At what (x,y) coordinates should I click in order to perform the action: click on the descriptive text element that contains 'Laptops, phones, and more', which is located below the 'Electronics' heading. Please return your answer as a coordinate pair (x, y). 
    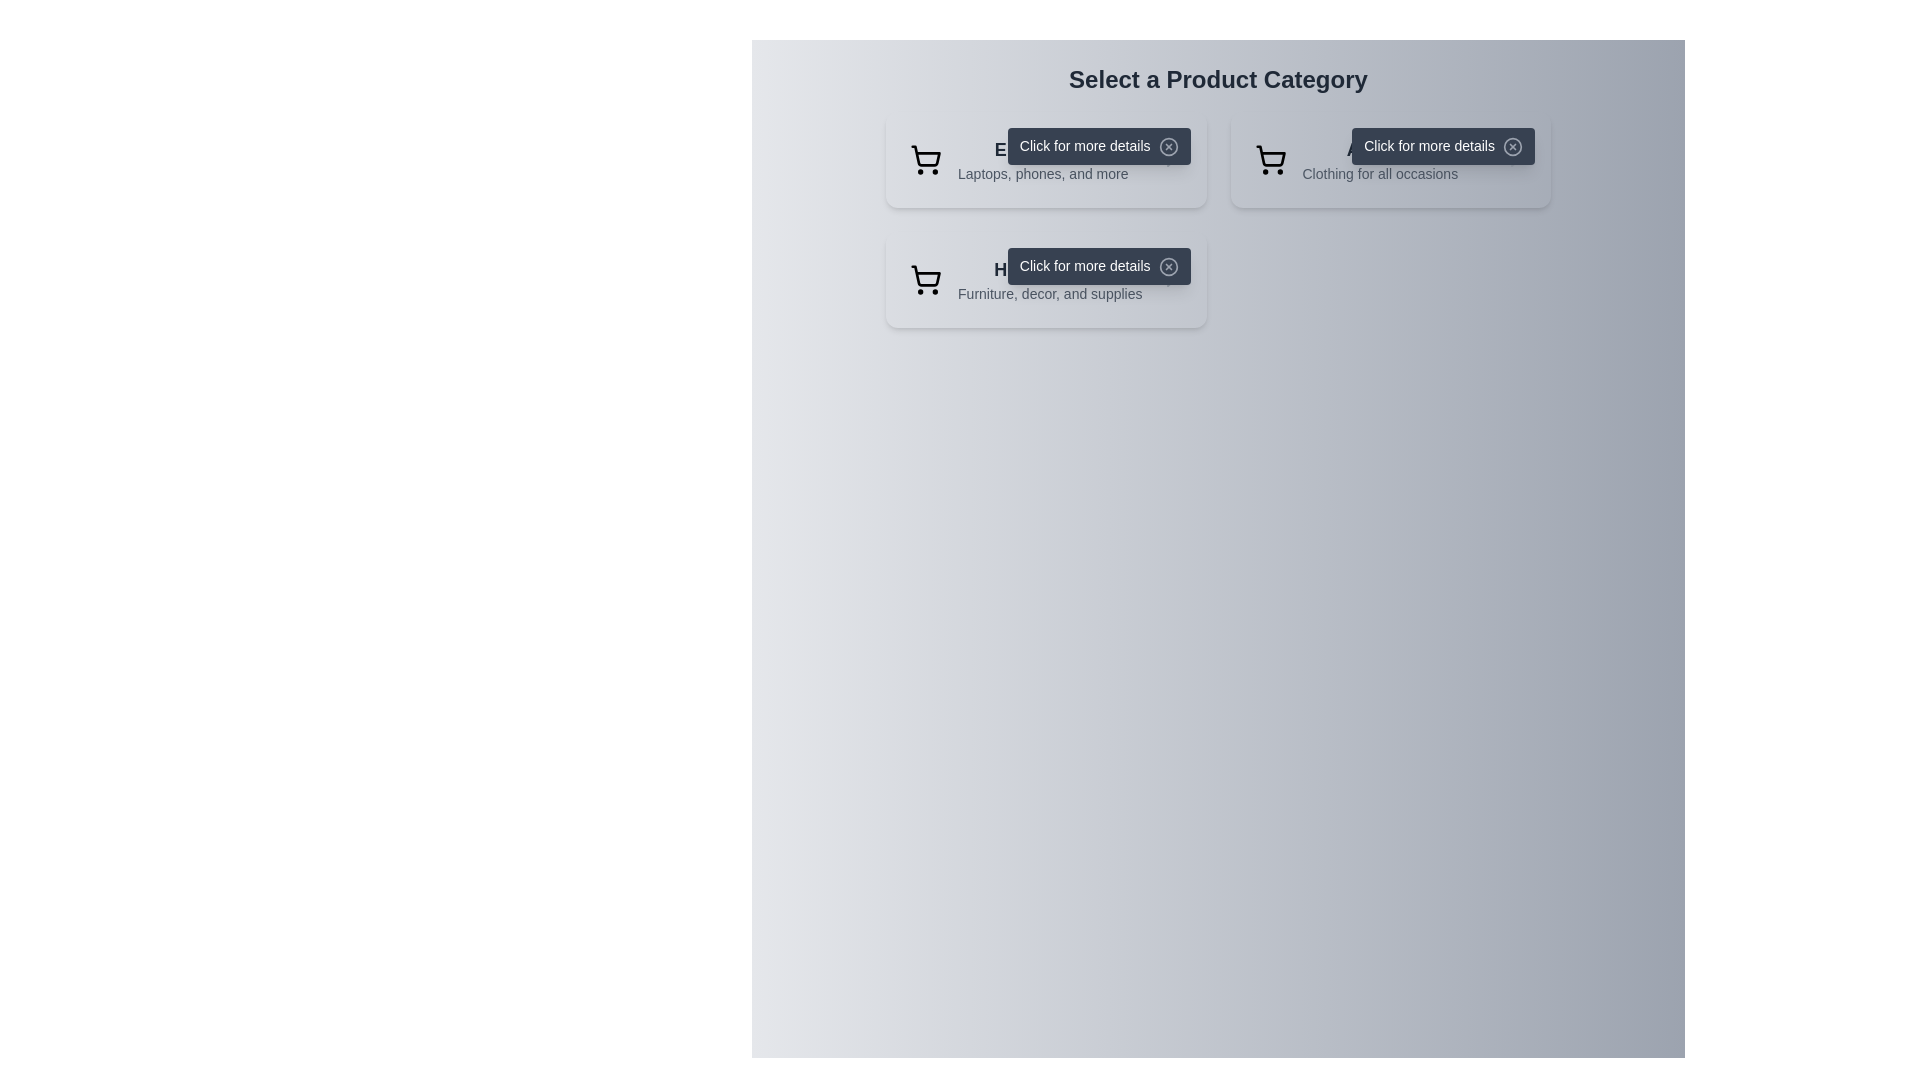
    Looking at the image, I should click on (1042, 172).